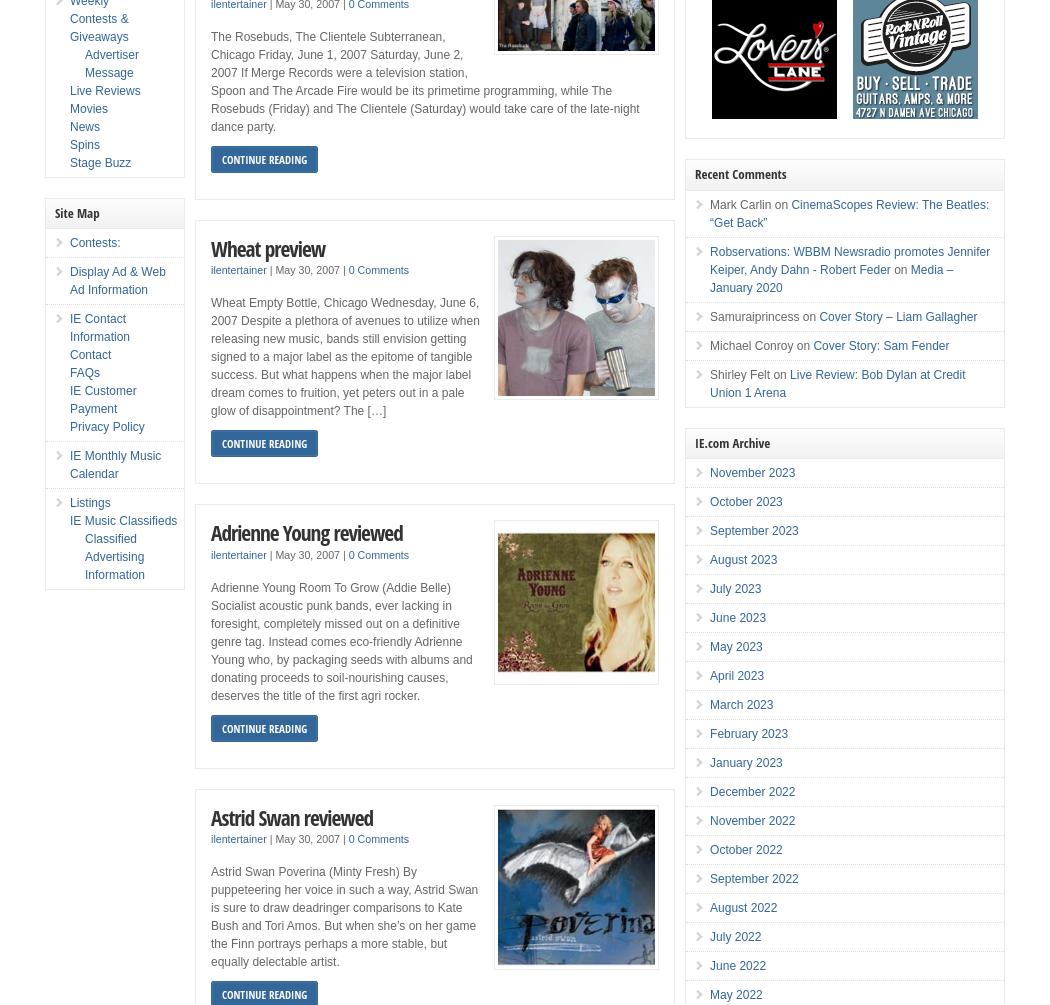 This screenshot has height=1005, width=1050. Describe the element at coordinates (740, 705) in the screenshot. I see `'March 2023'` at that location.